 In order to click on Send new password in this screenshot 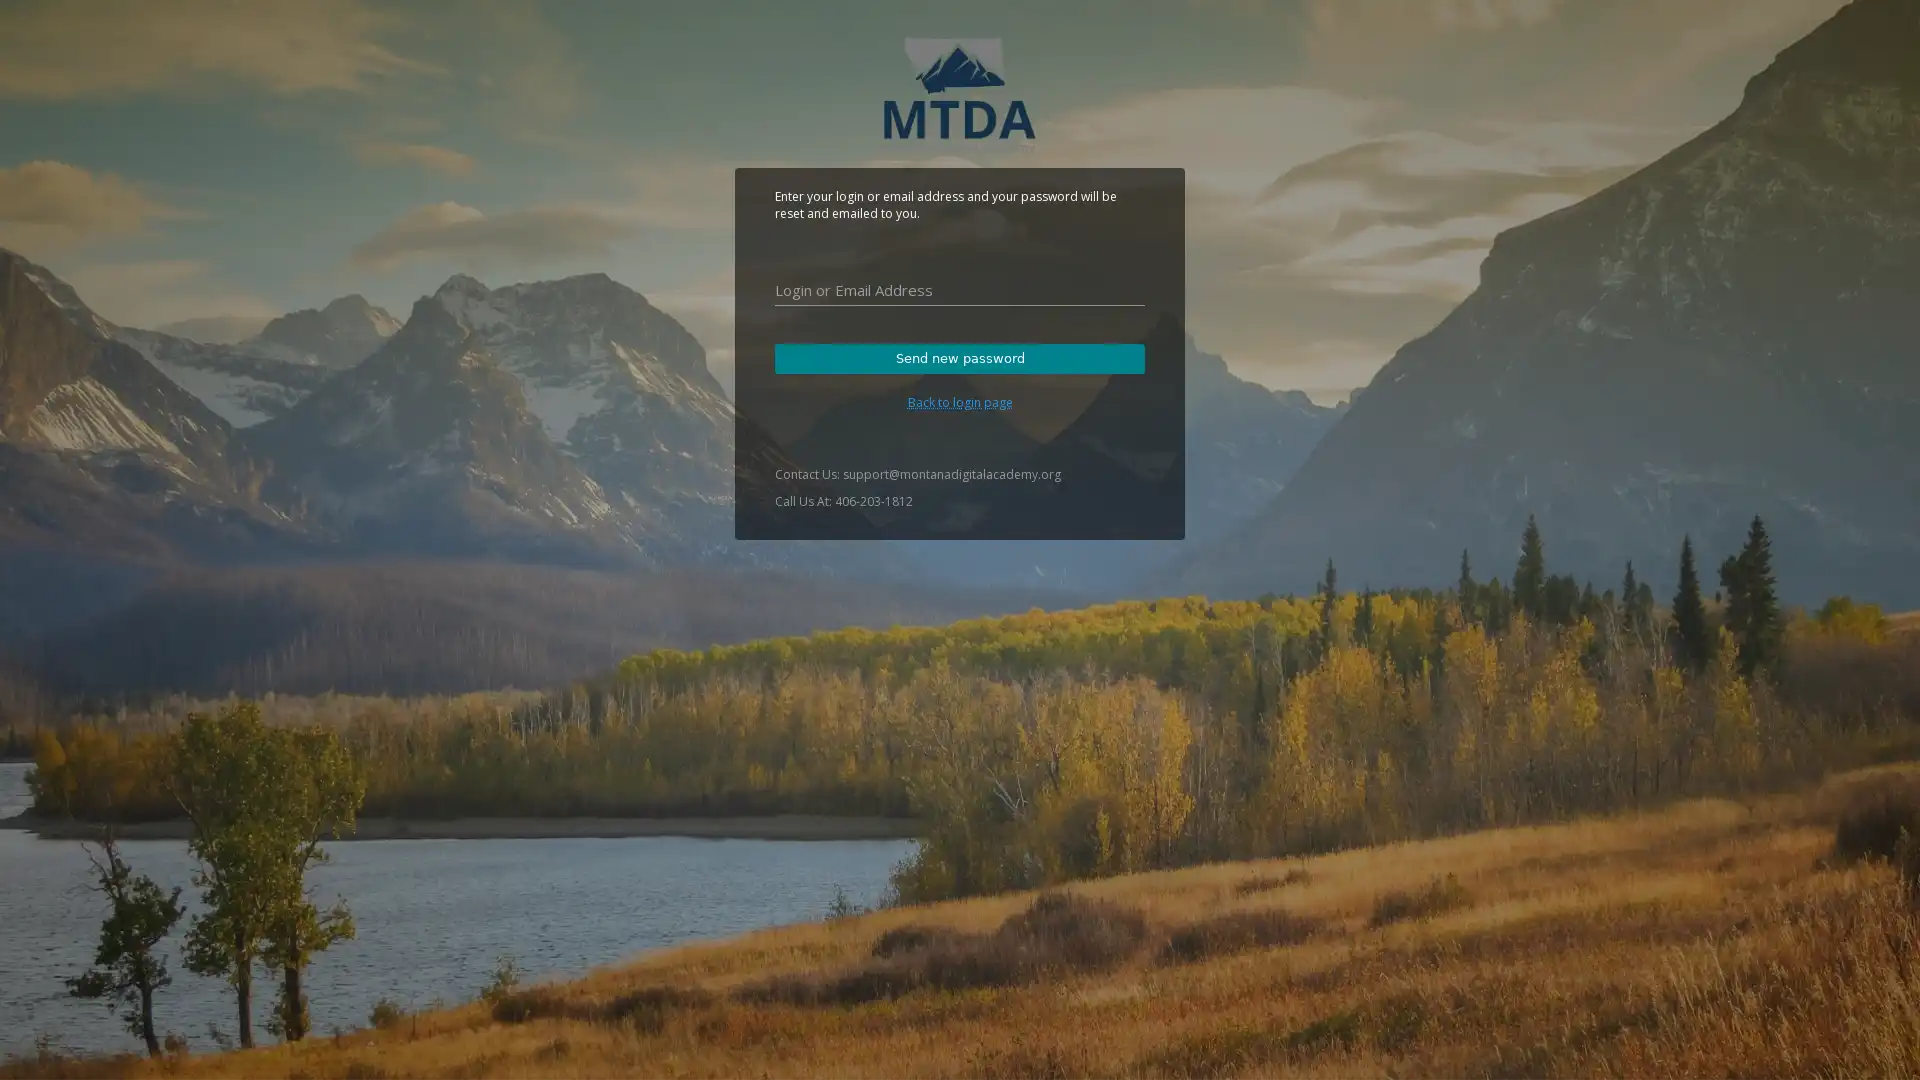, I will do `click(960, 357)`.